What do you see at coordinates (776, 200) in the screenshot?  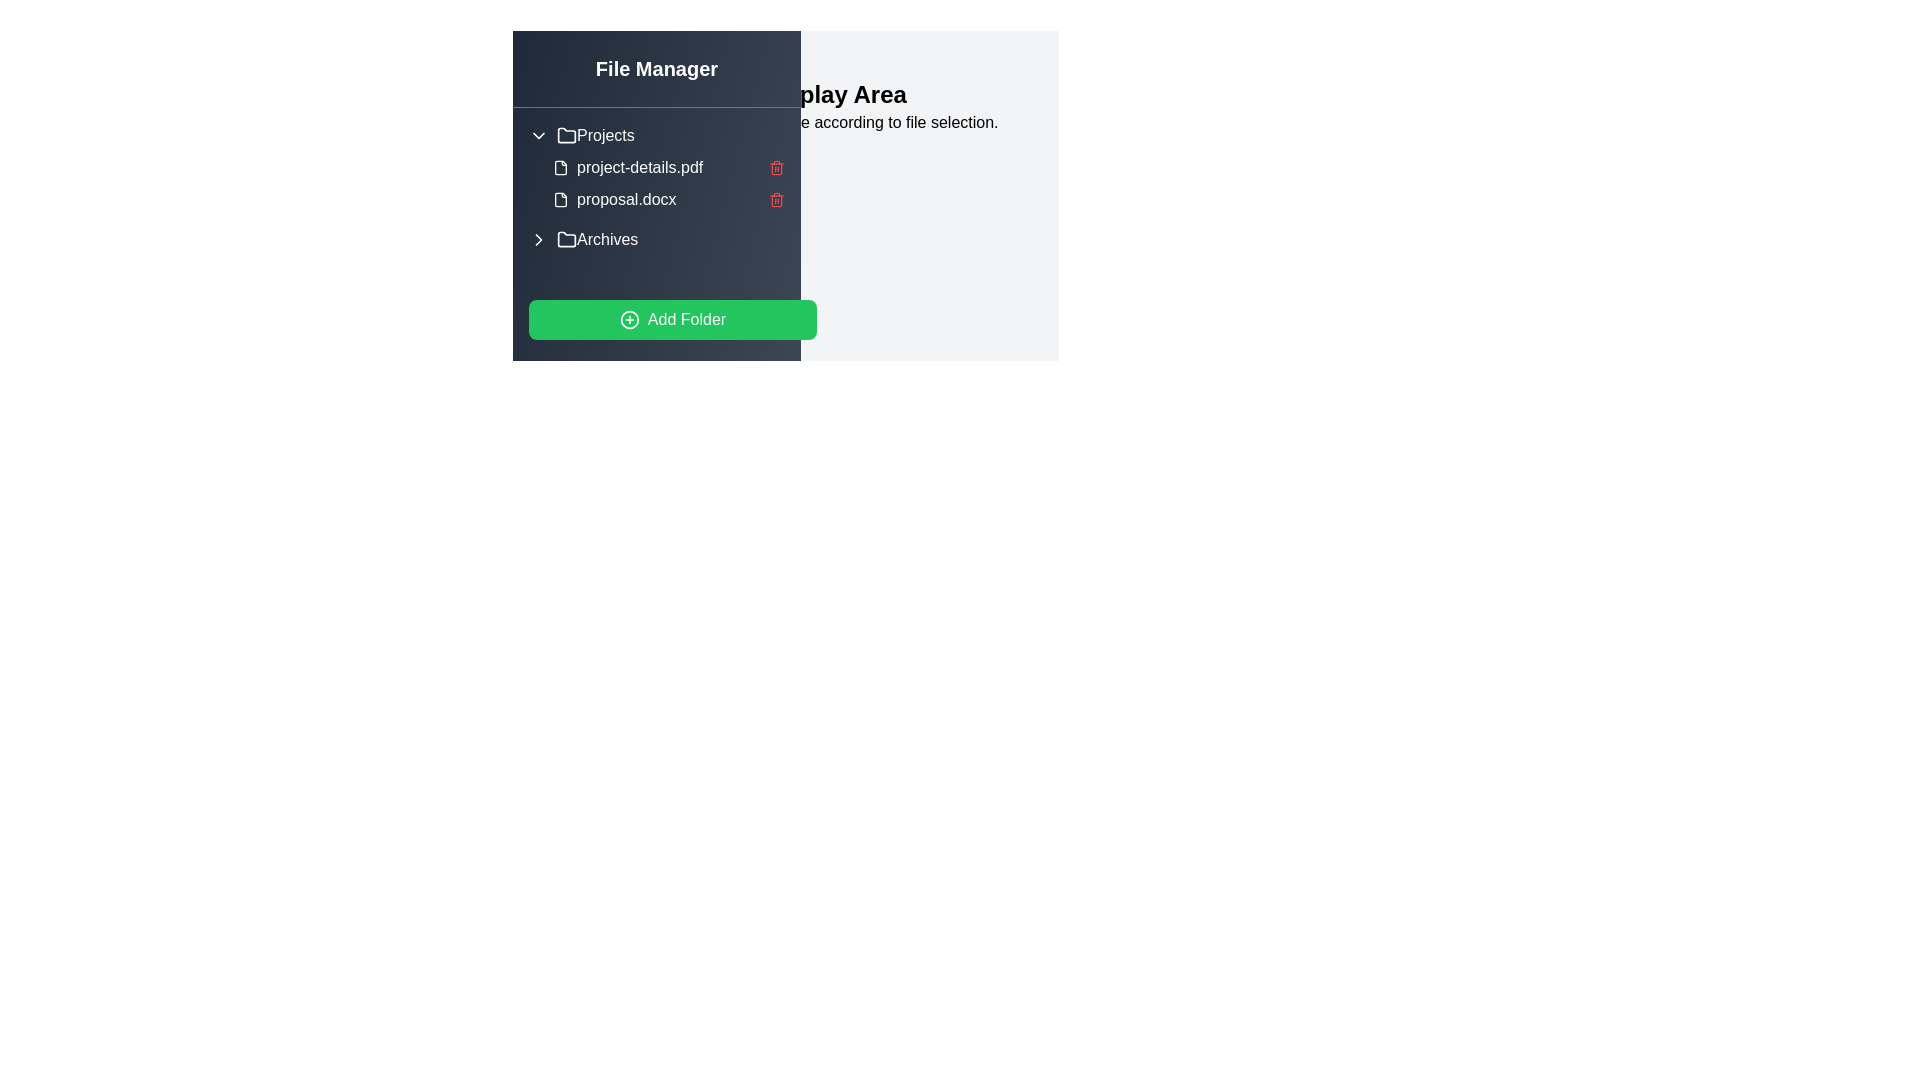 I see `the left border line of the trash bin icon located to the right of 'proposal.docx' under the 'Projects' folder in the file manager interface` at bounding box center [776, 200].